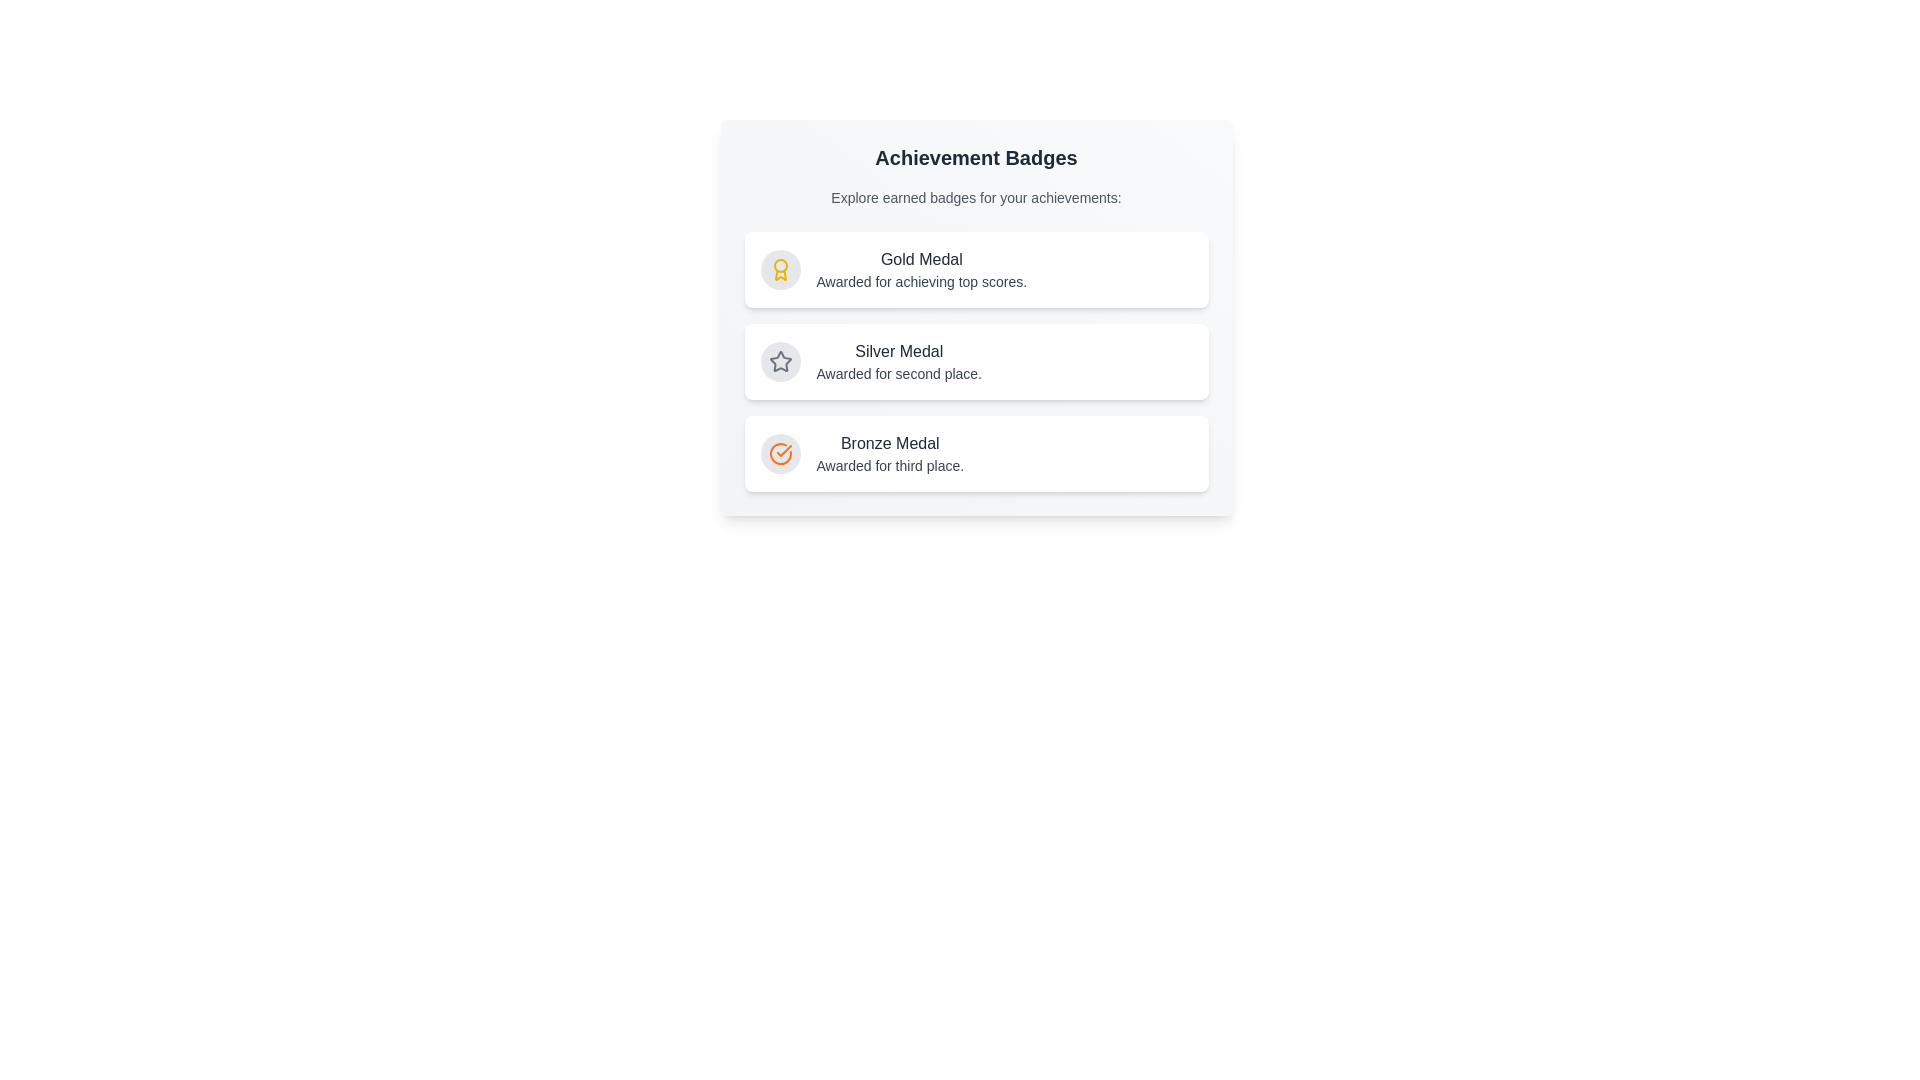 This screenshot has width=1920, height=1080. What do you see at coordinates (779, 361) in the screenshot?
I see `the star-shaped icon representing the 'Silver Medal' entry in the vertical list of achievement badges` at bounding box center [779, 361].